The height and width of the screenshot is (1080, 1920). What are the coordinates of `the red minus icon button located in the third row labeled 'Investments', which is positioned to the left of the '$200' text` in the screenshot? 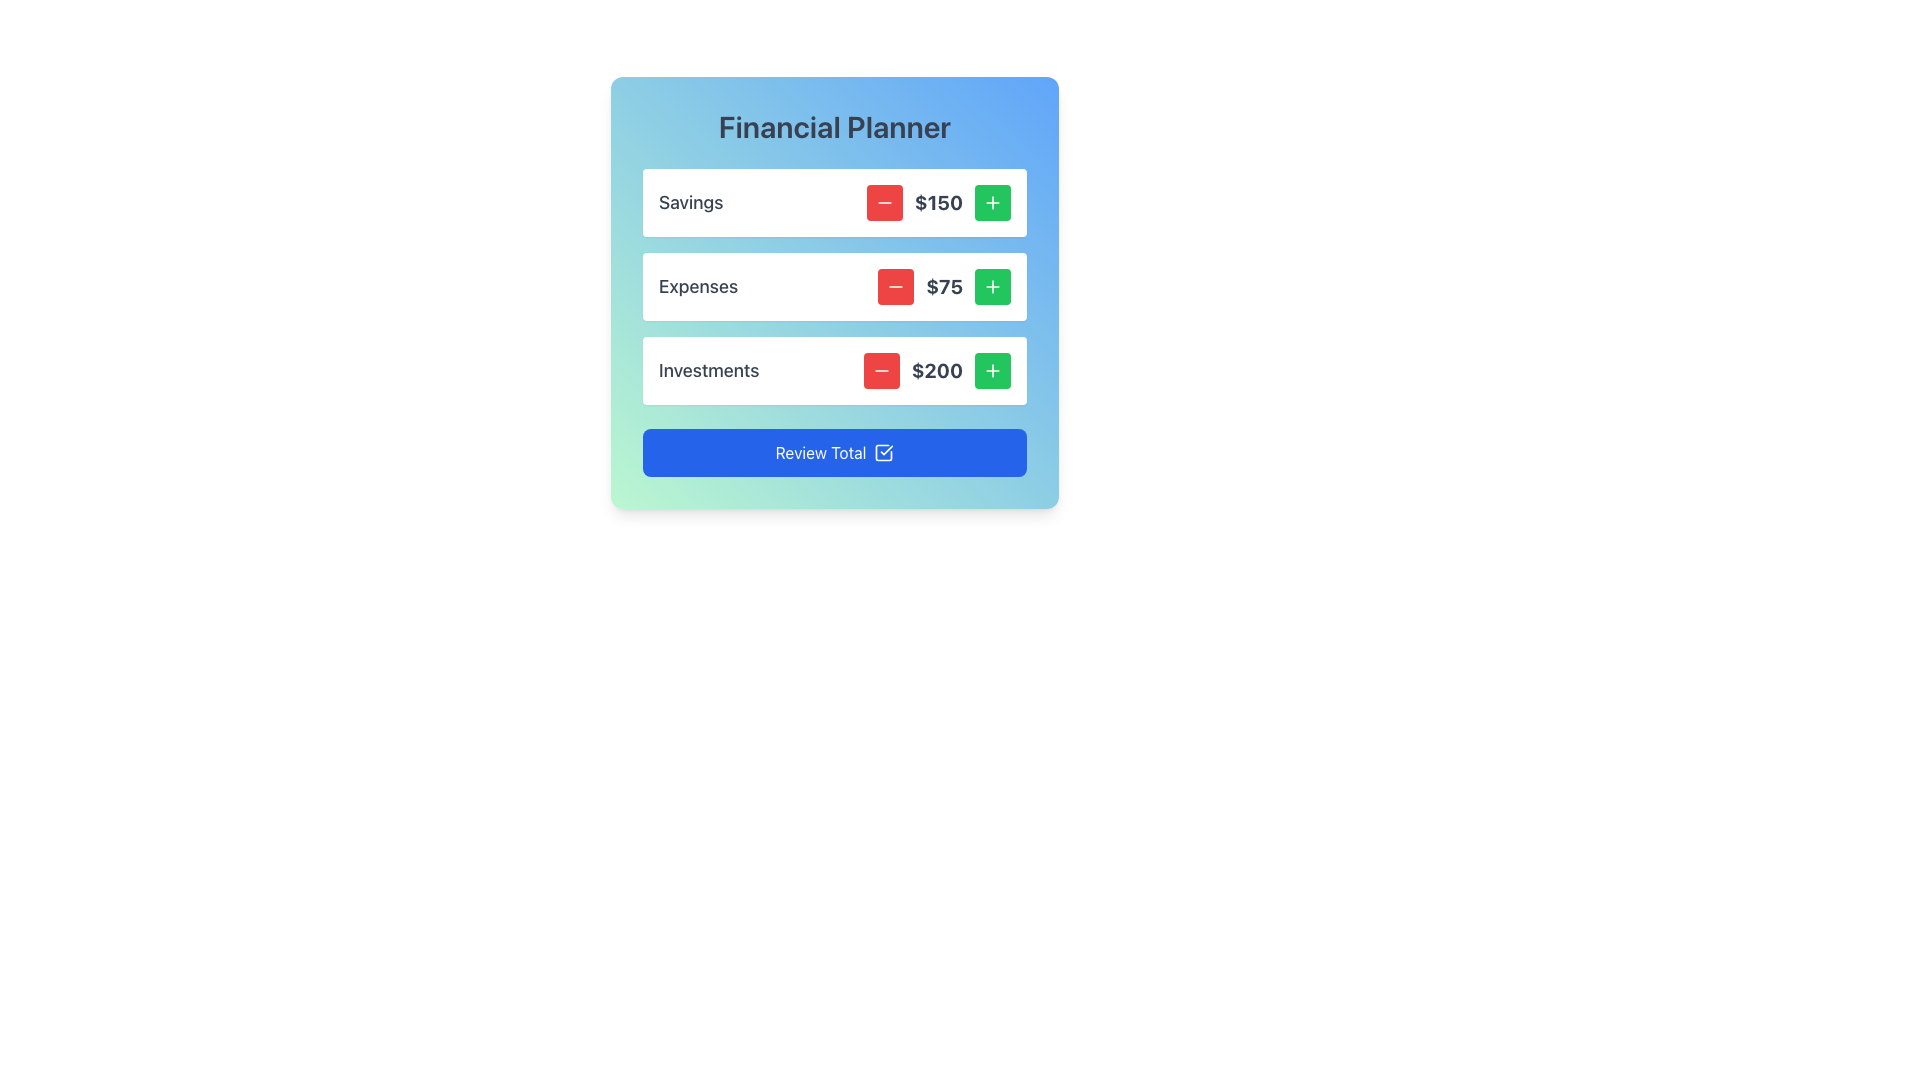 It's located at (880, 370).